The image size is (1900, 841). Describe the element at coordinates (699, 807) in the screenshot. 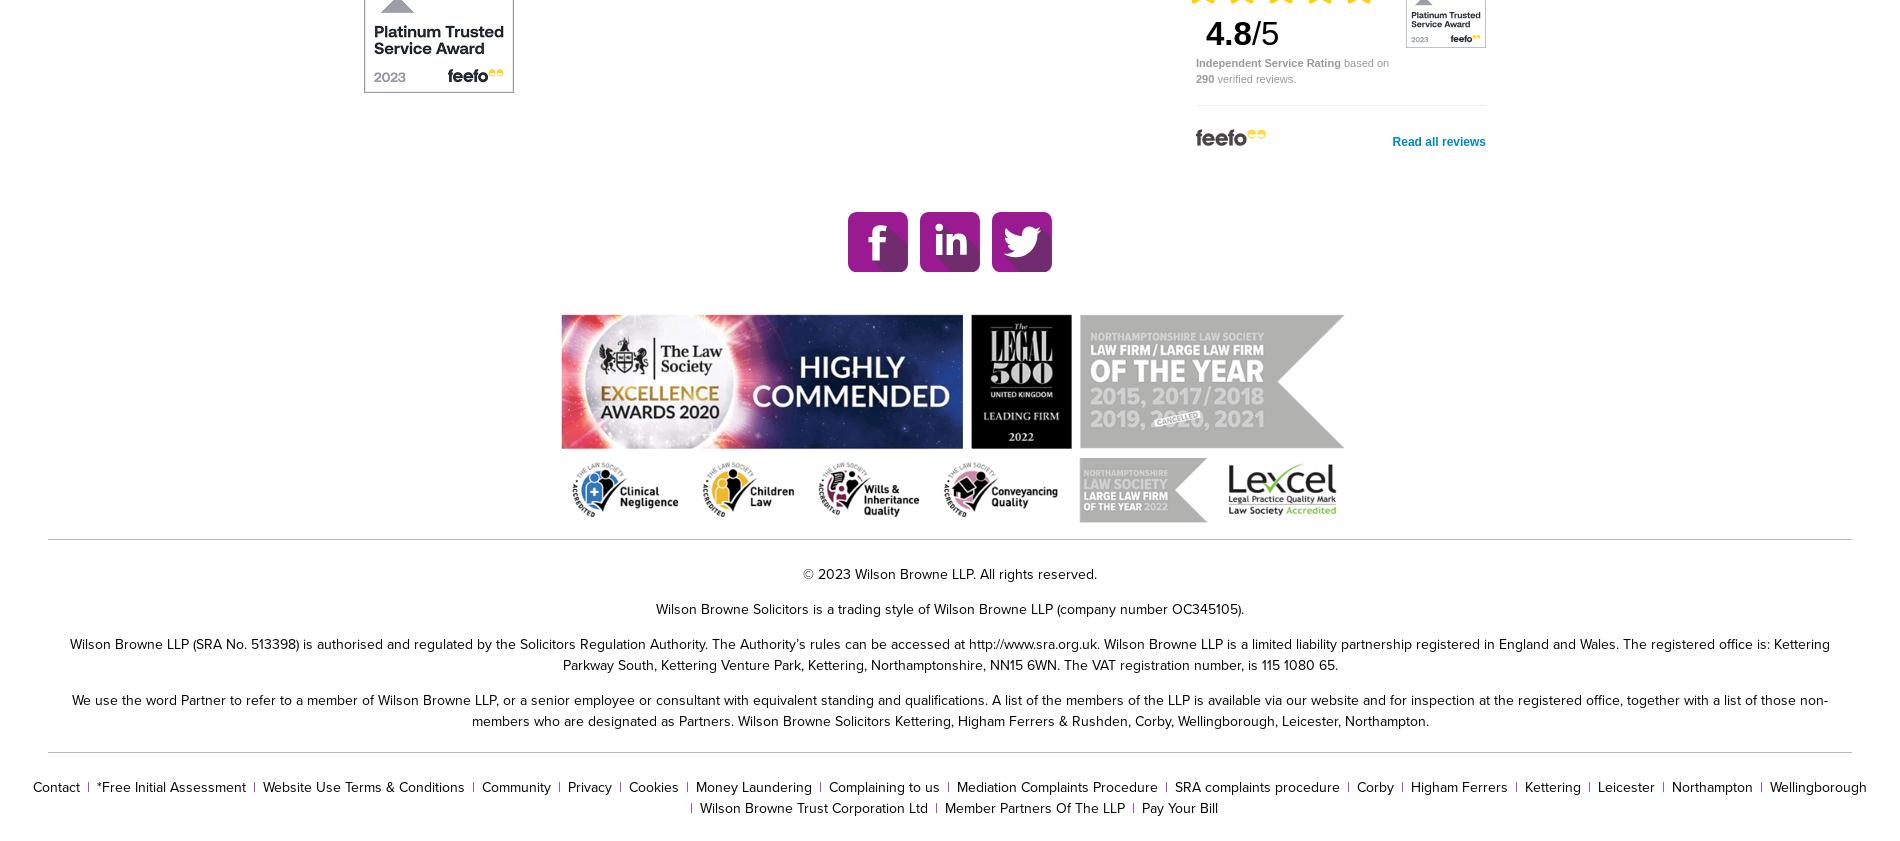

I see `'Wilson Browne Trust Corporation Ltd'` at that location.